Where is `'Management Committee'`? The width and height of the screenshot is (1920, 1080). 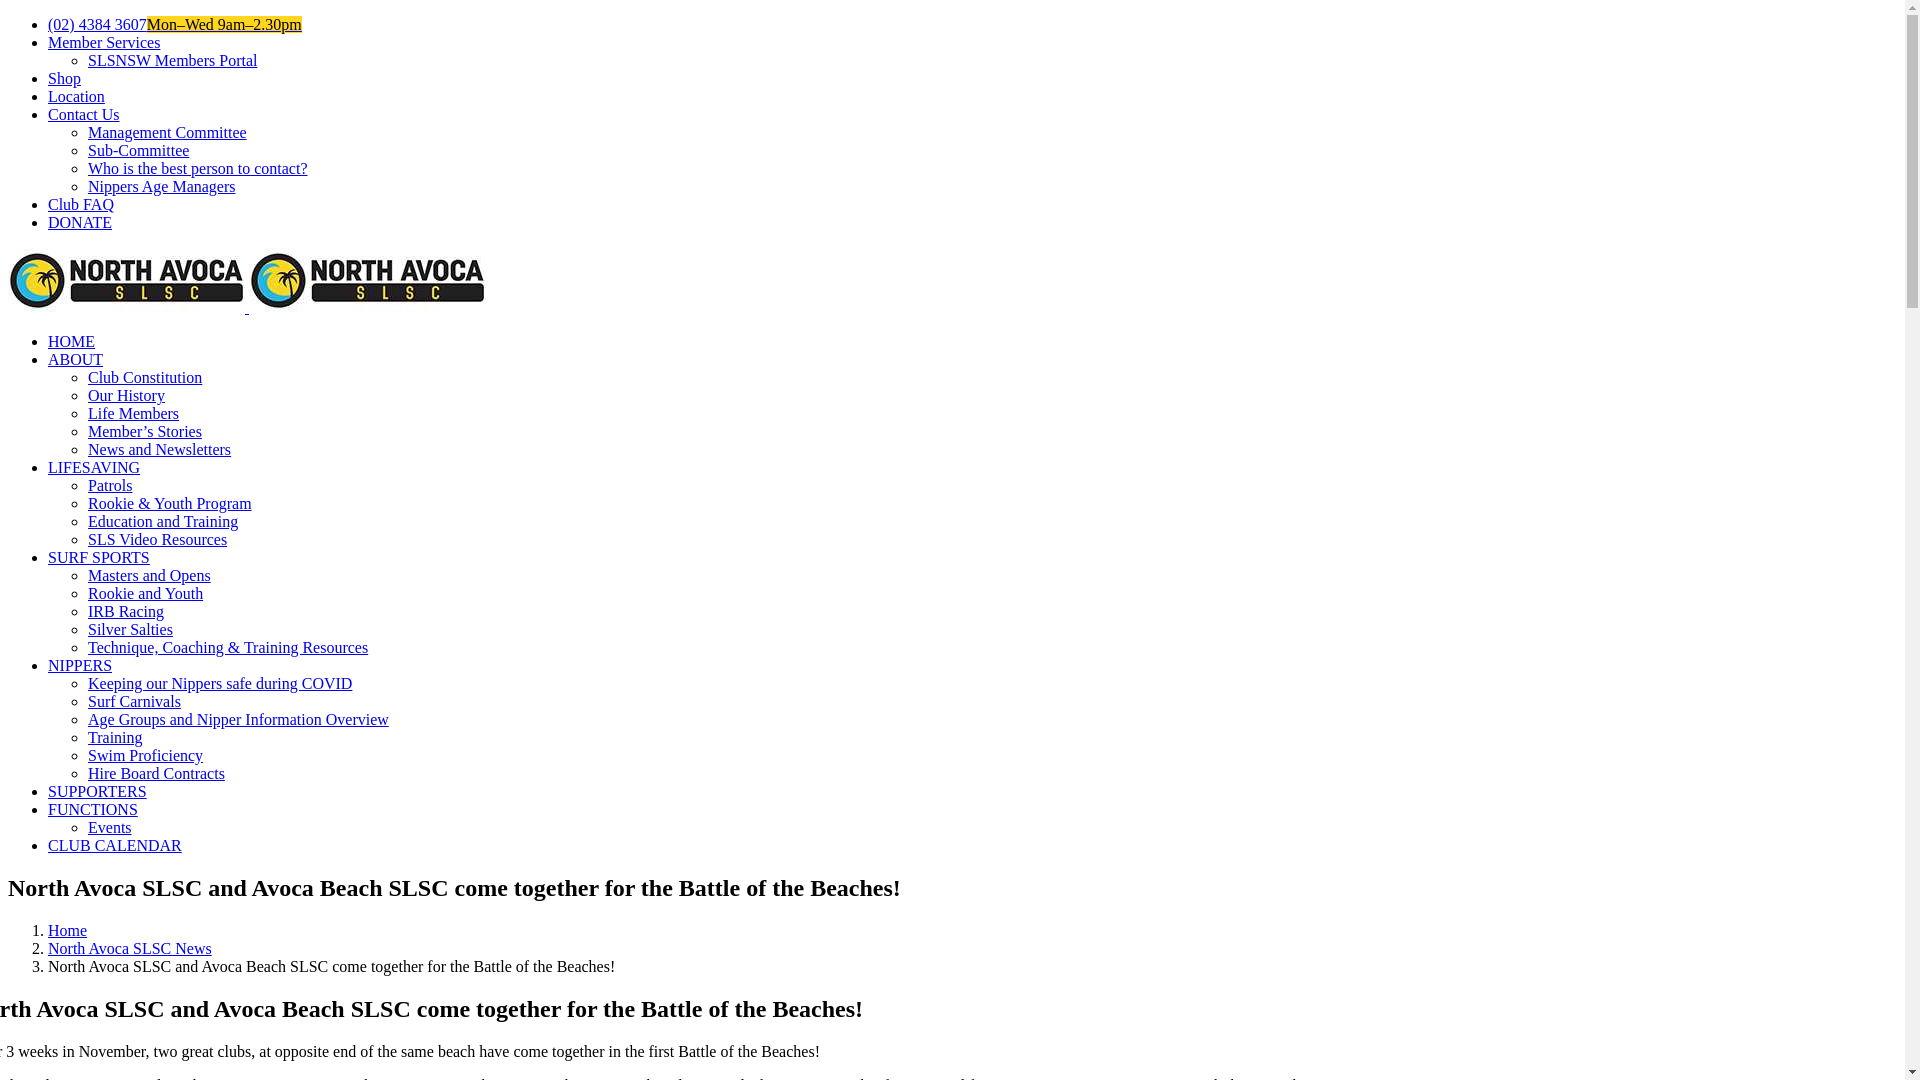 'Management Committee' is located at coordinates (167, 132).